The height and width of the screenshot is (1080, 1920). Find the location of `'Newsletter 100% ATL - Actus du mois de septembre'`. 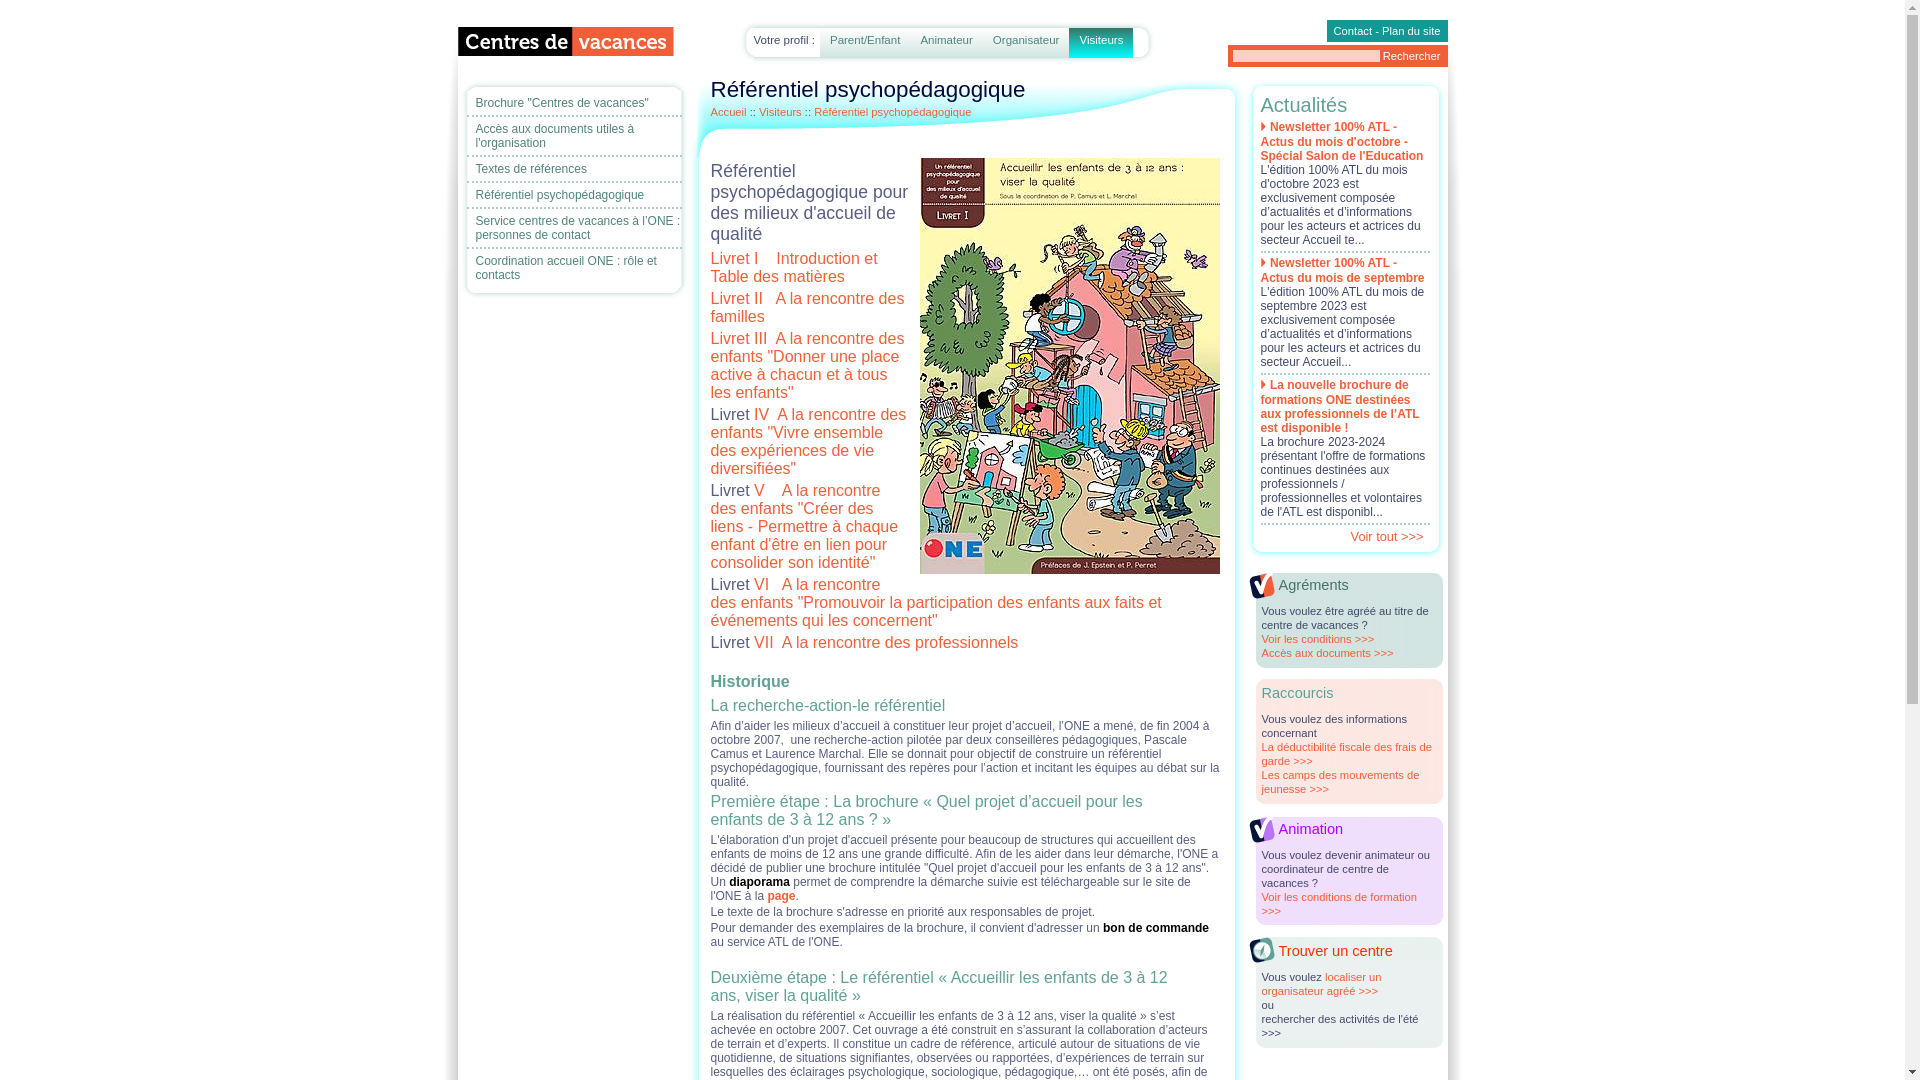

'Newsletter 100% ATL - Actus du mois de septembre' is located at coordinates (1342, 268).